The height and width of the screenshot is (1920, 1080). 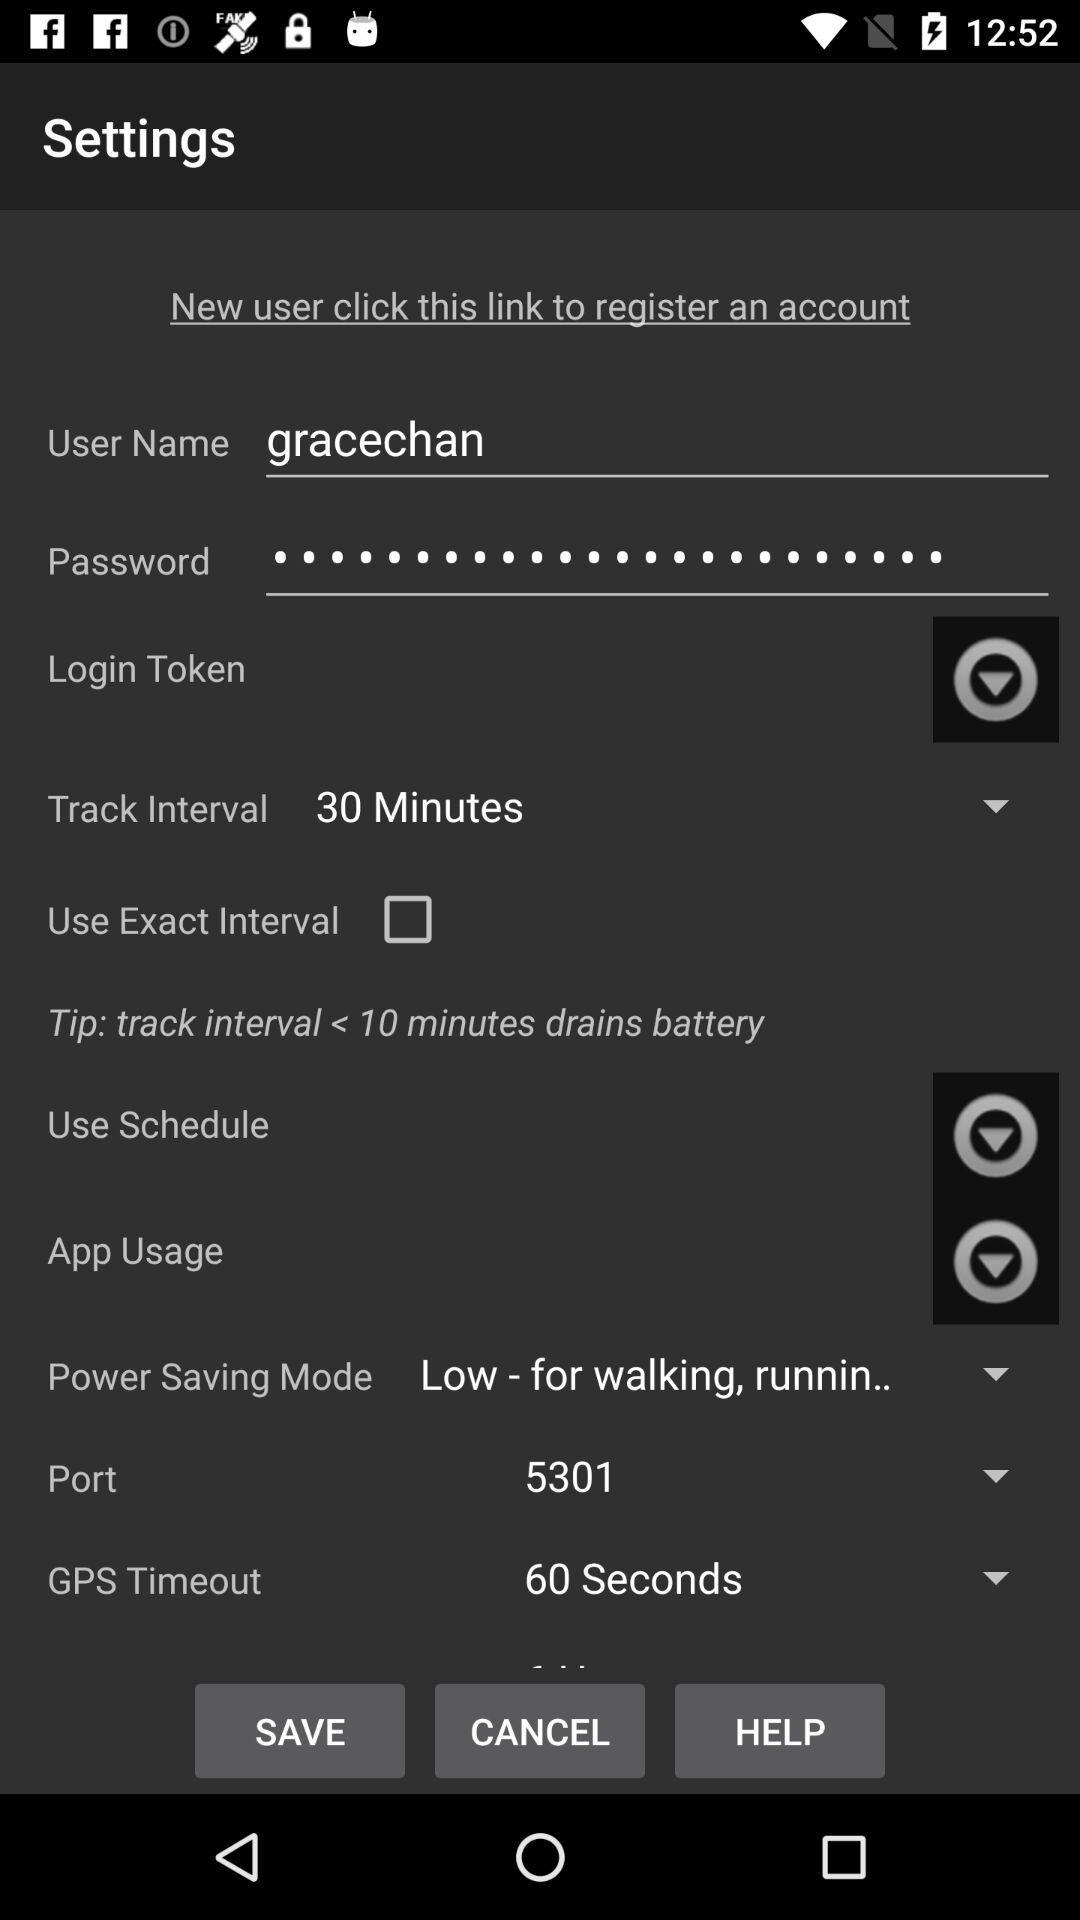 I want to click on the expand_more icon, so click(x=995, y=1135).